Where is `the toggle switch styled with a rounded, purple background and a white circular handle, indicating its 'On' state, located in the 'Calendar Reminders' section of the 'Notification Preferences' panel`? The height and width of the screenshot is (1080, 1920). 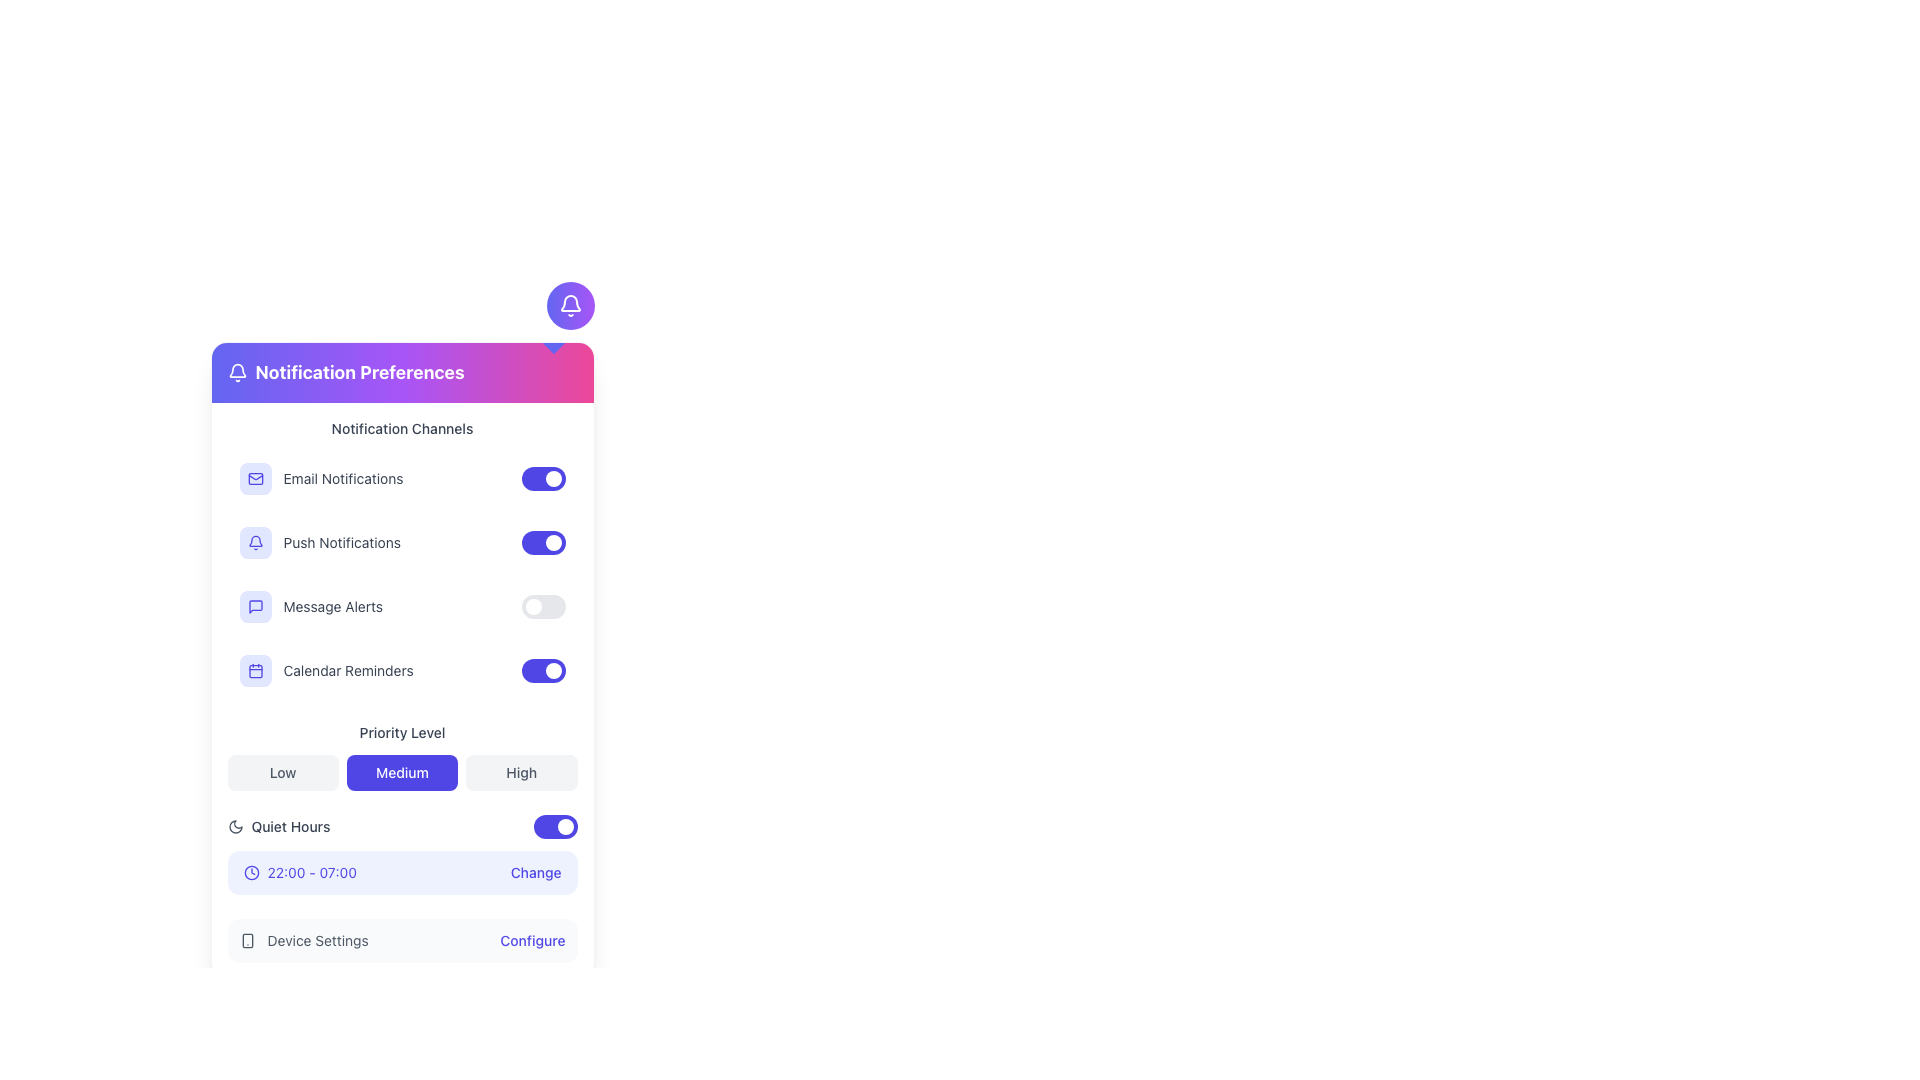 the toggle switch styled with a rounded, purple background and a white circular handle, indicating its 'On' state, located in the 'Calendar Reminders' section of the 'Notification Preferences' panel is located at coordinates (543, 671).